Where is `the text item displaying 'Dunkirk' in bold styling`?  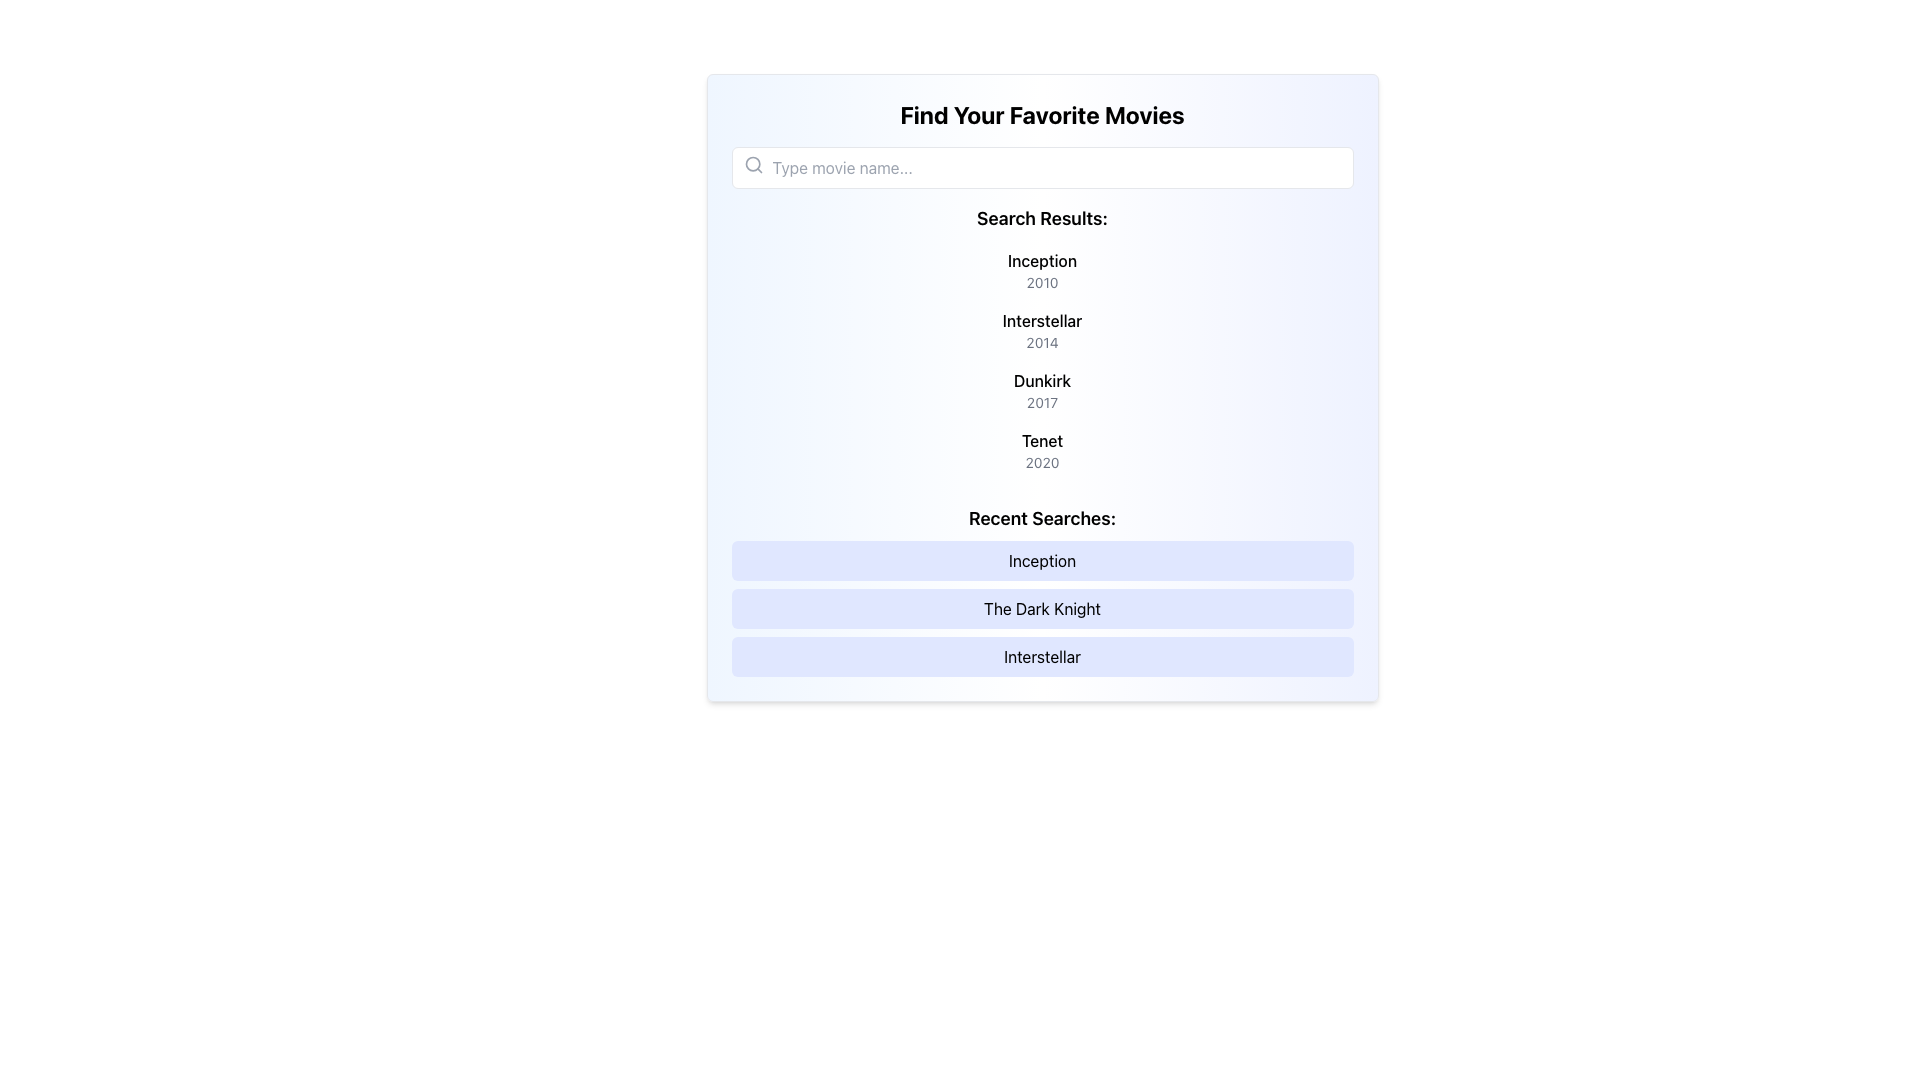
the text item displaying 'Dunkirk' in bold styling is located at coordinates (1041, 390).